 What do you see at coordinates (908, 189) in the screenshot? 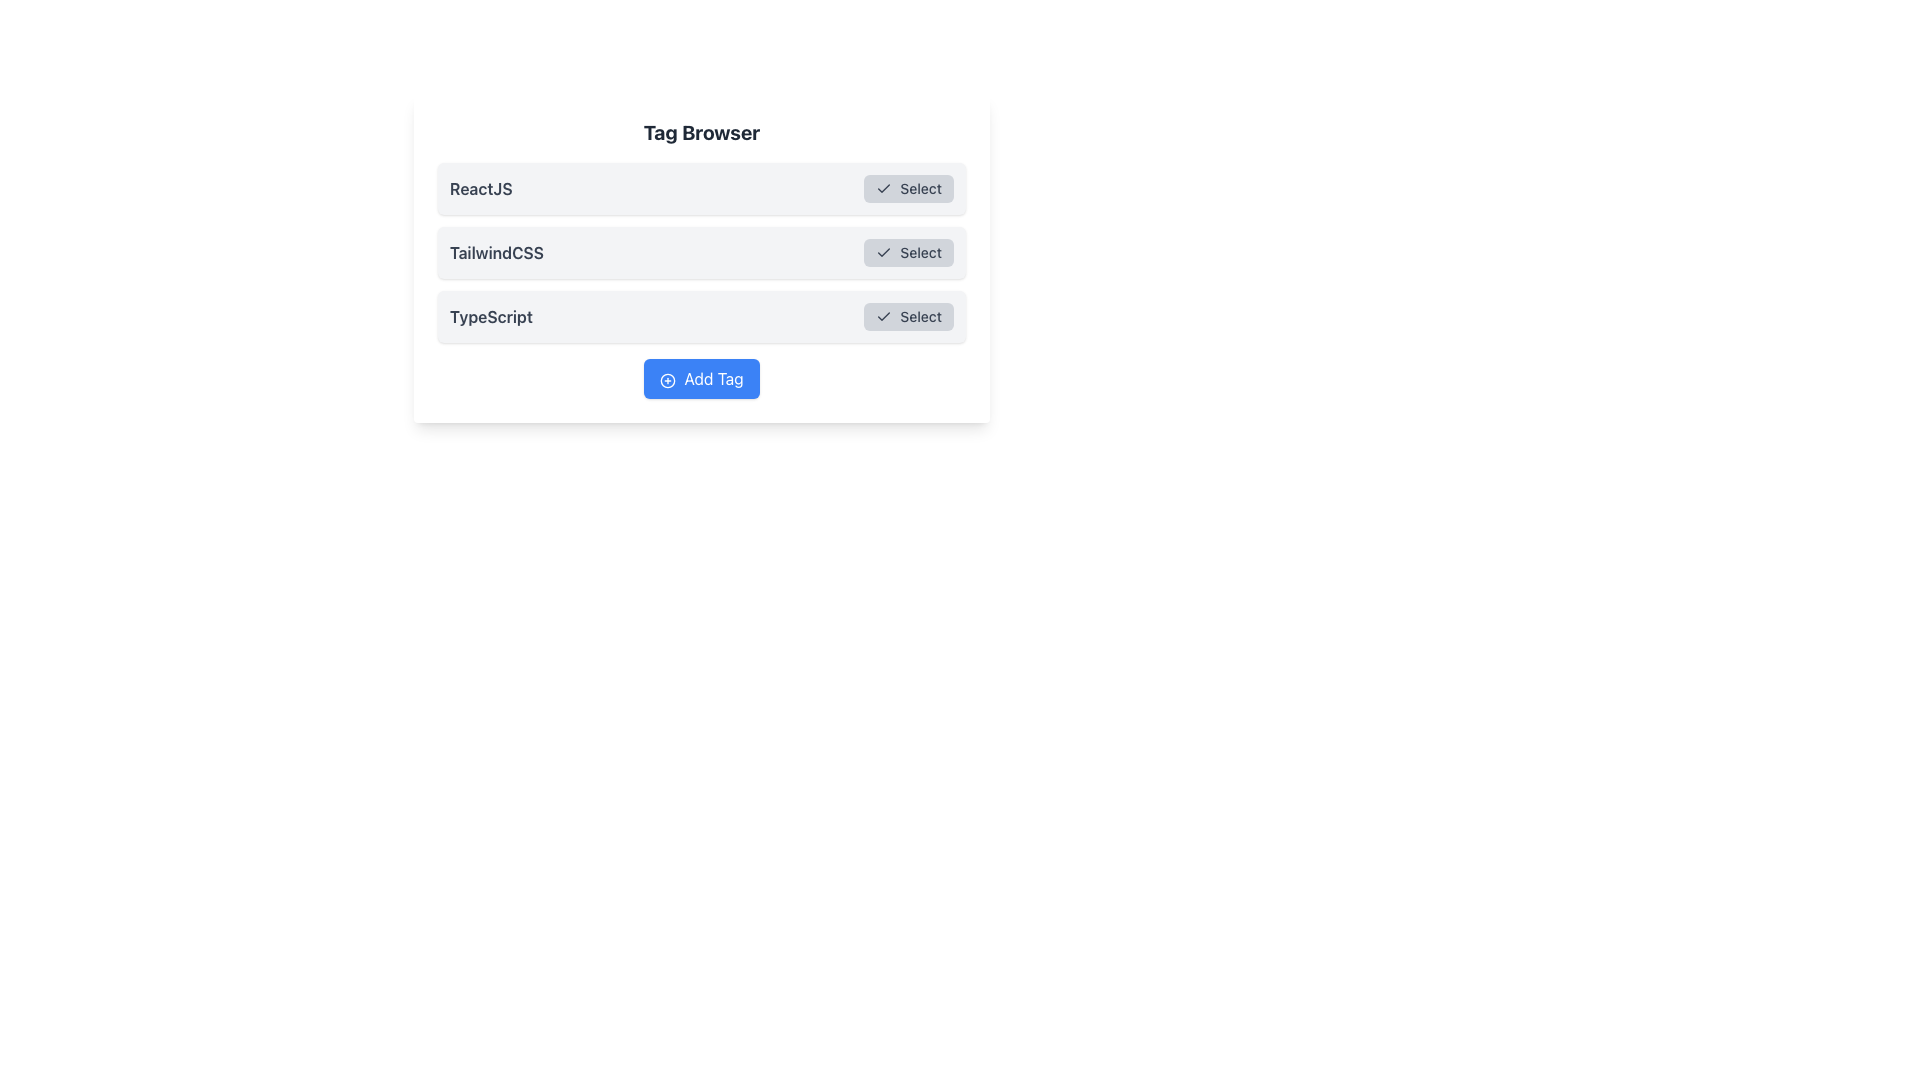
I see `the 'Select' button with a checkmark icon located in the top row corresponding to 'ReactJS'` at bounding box center [908, 189].